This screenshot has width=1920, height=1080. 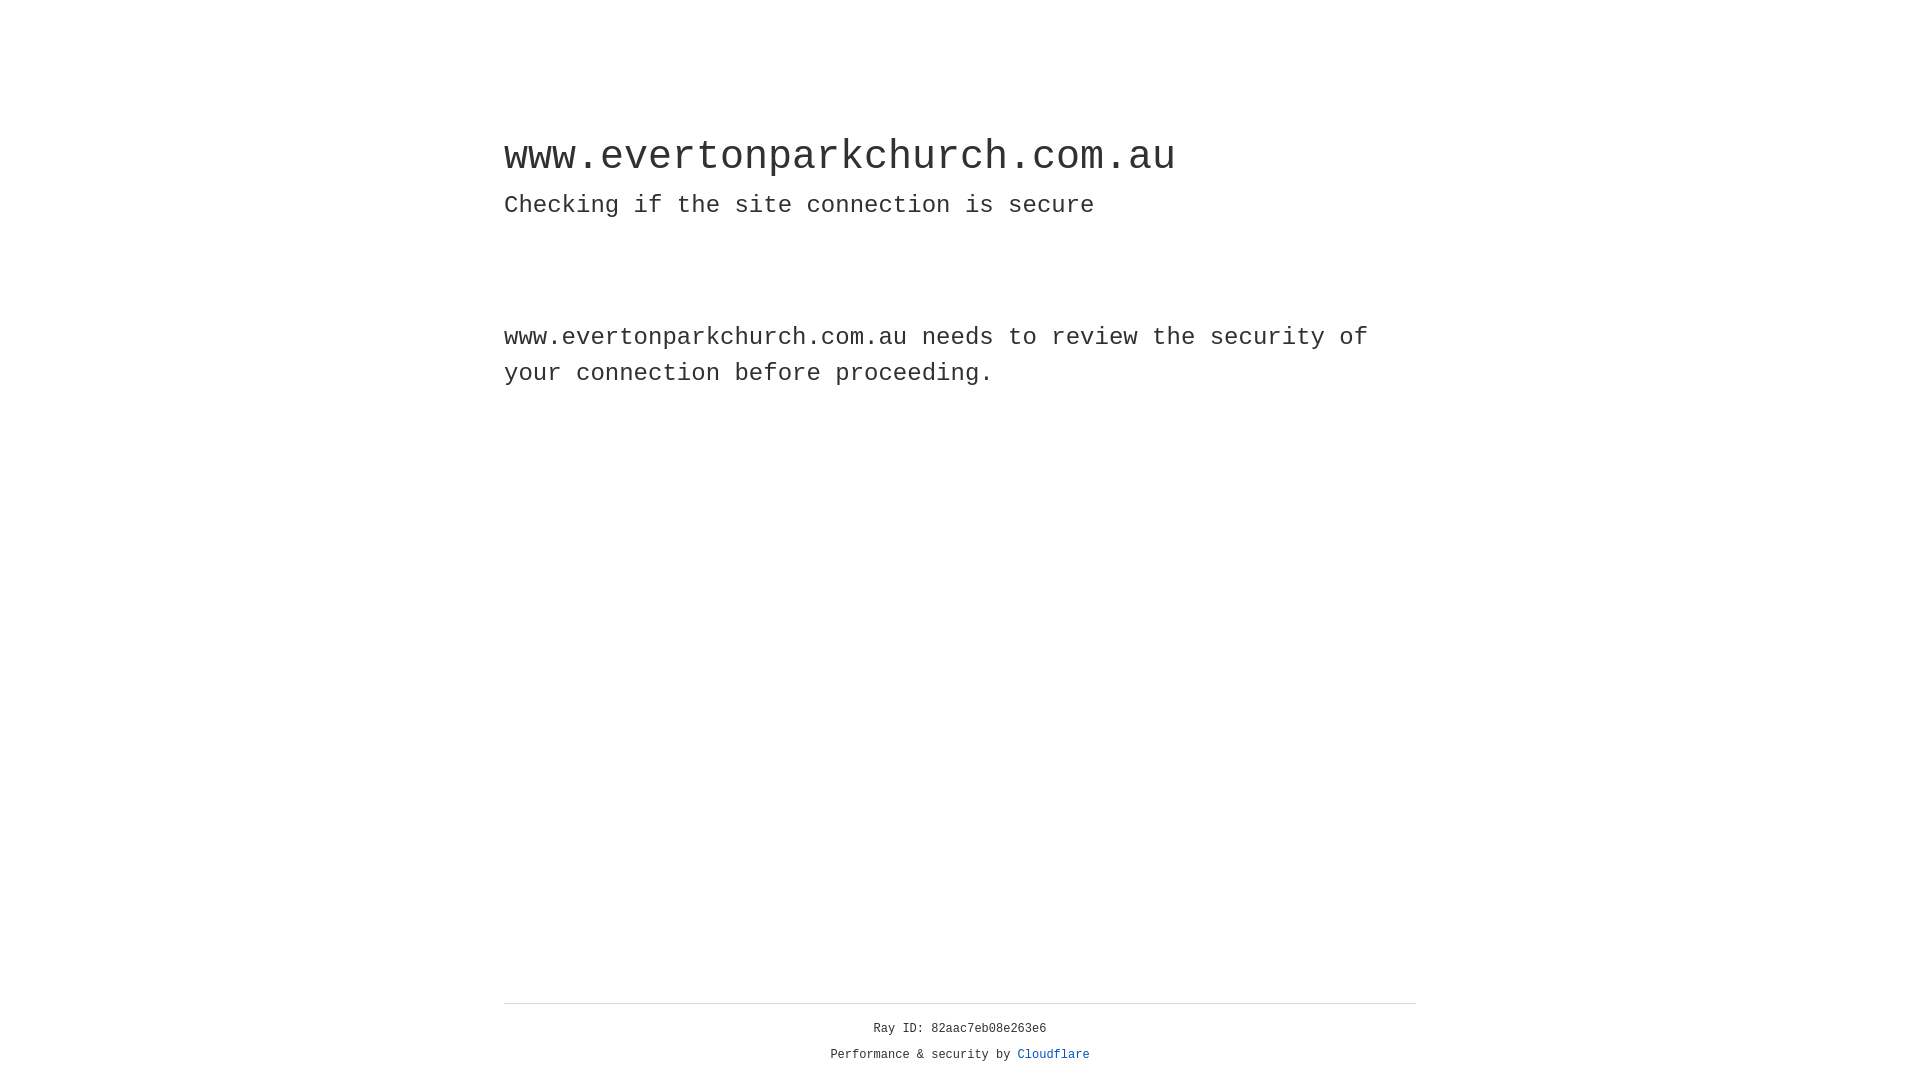 I want to click on 'Cloudflare', so click(x=1017, y=1054).